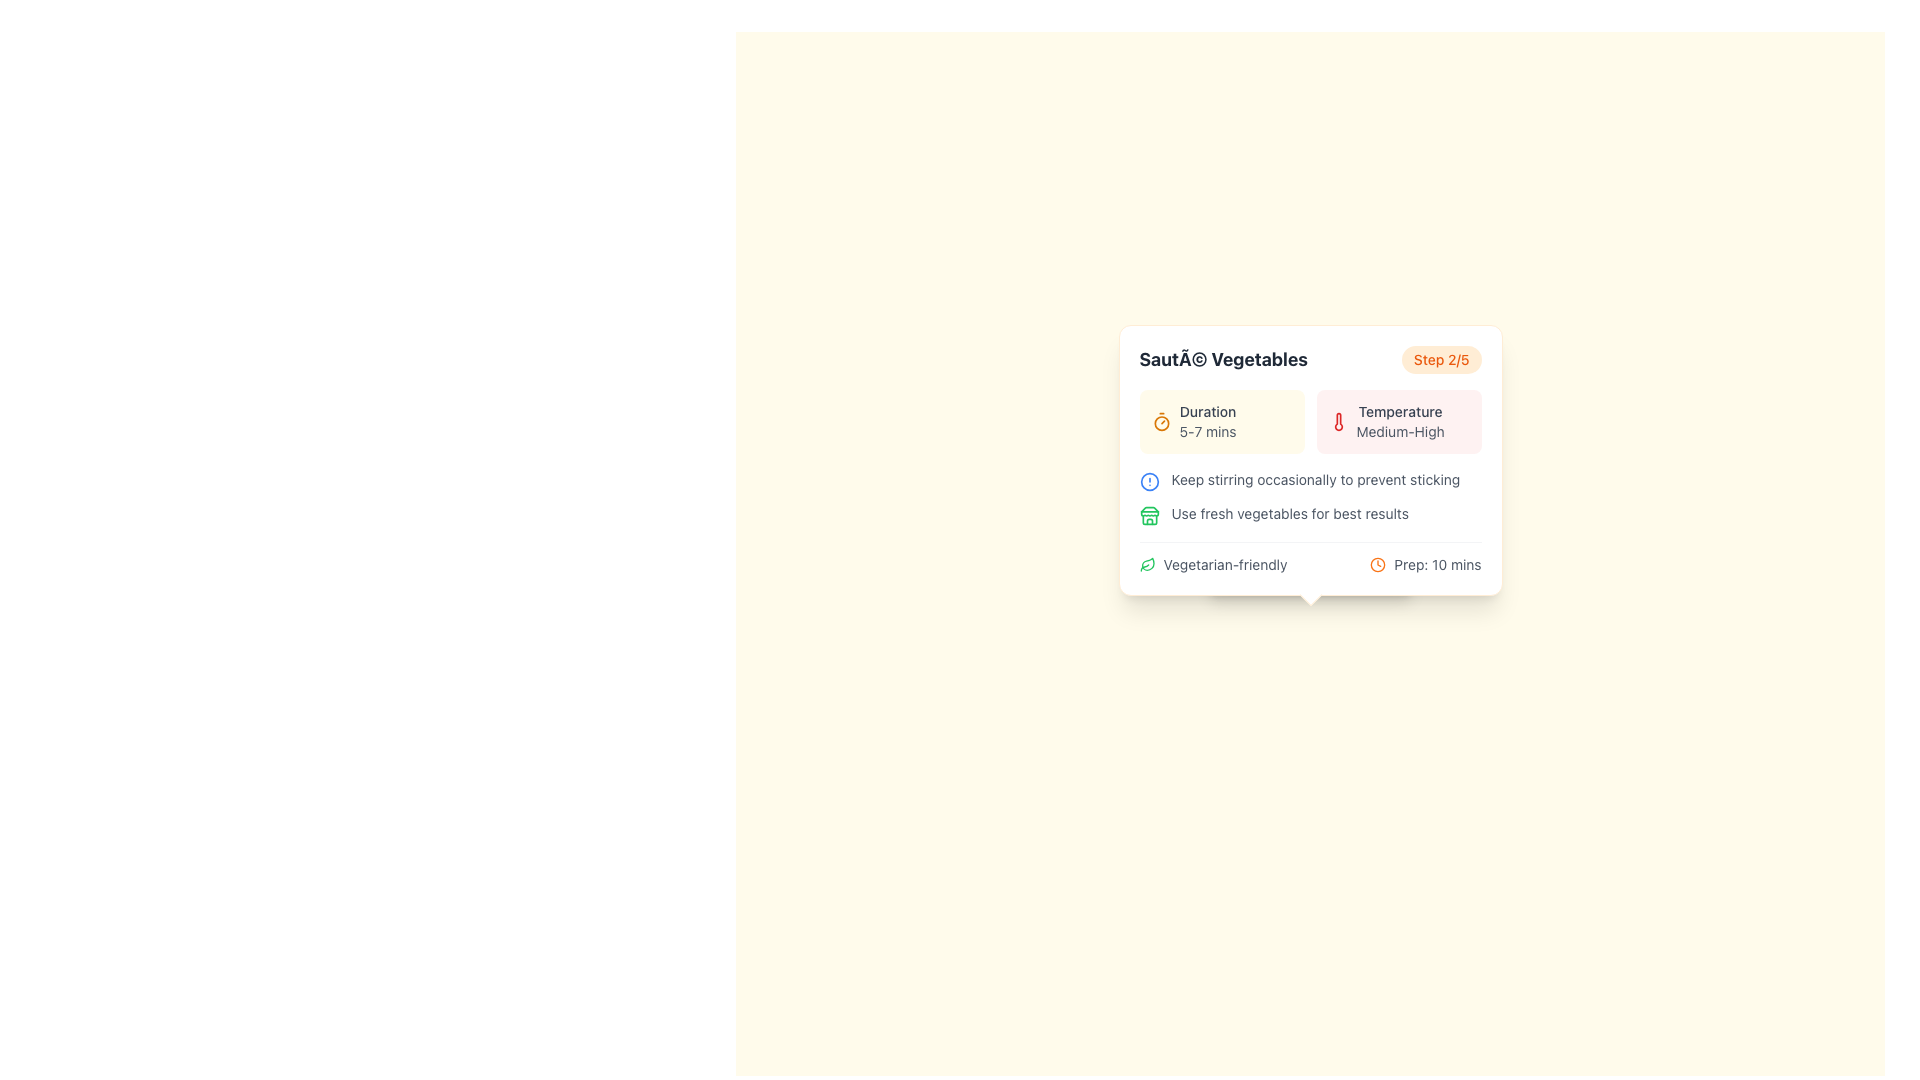 The image size is (1920, 1080). I want to click on text of the 'Duration' label, which displays the word 'Duration' in gray color as part of the detailed information box, so click(1207, 411).